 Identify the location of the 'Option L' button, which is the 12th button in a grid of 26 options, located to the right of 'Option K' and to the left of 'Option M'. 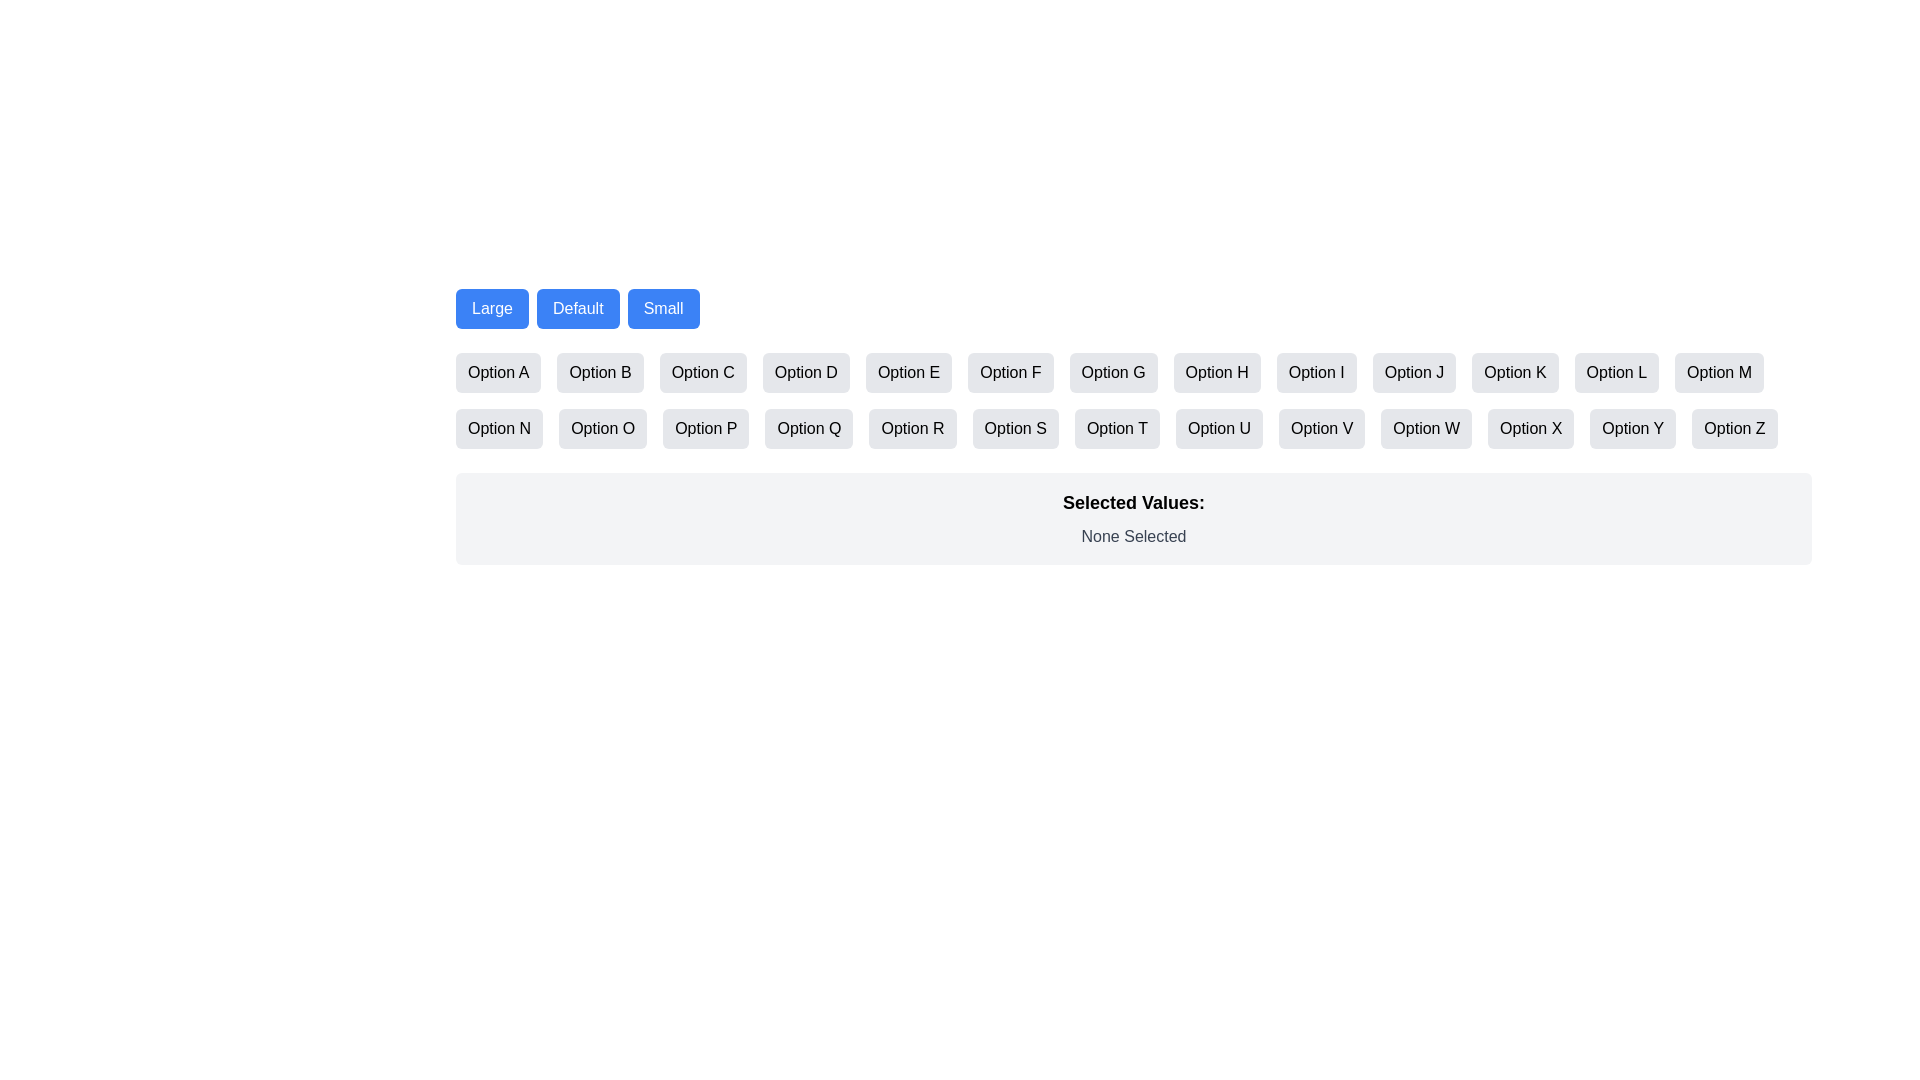
(1616, 373).